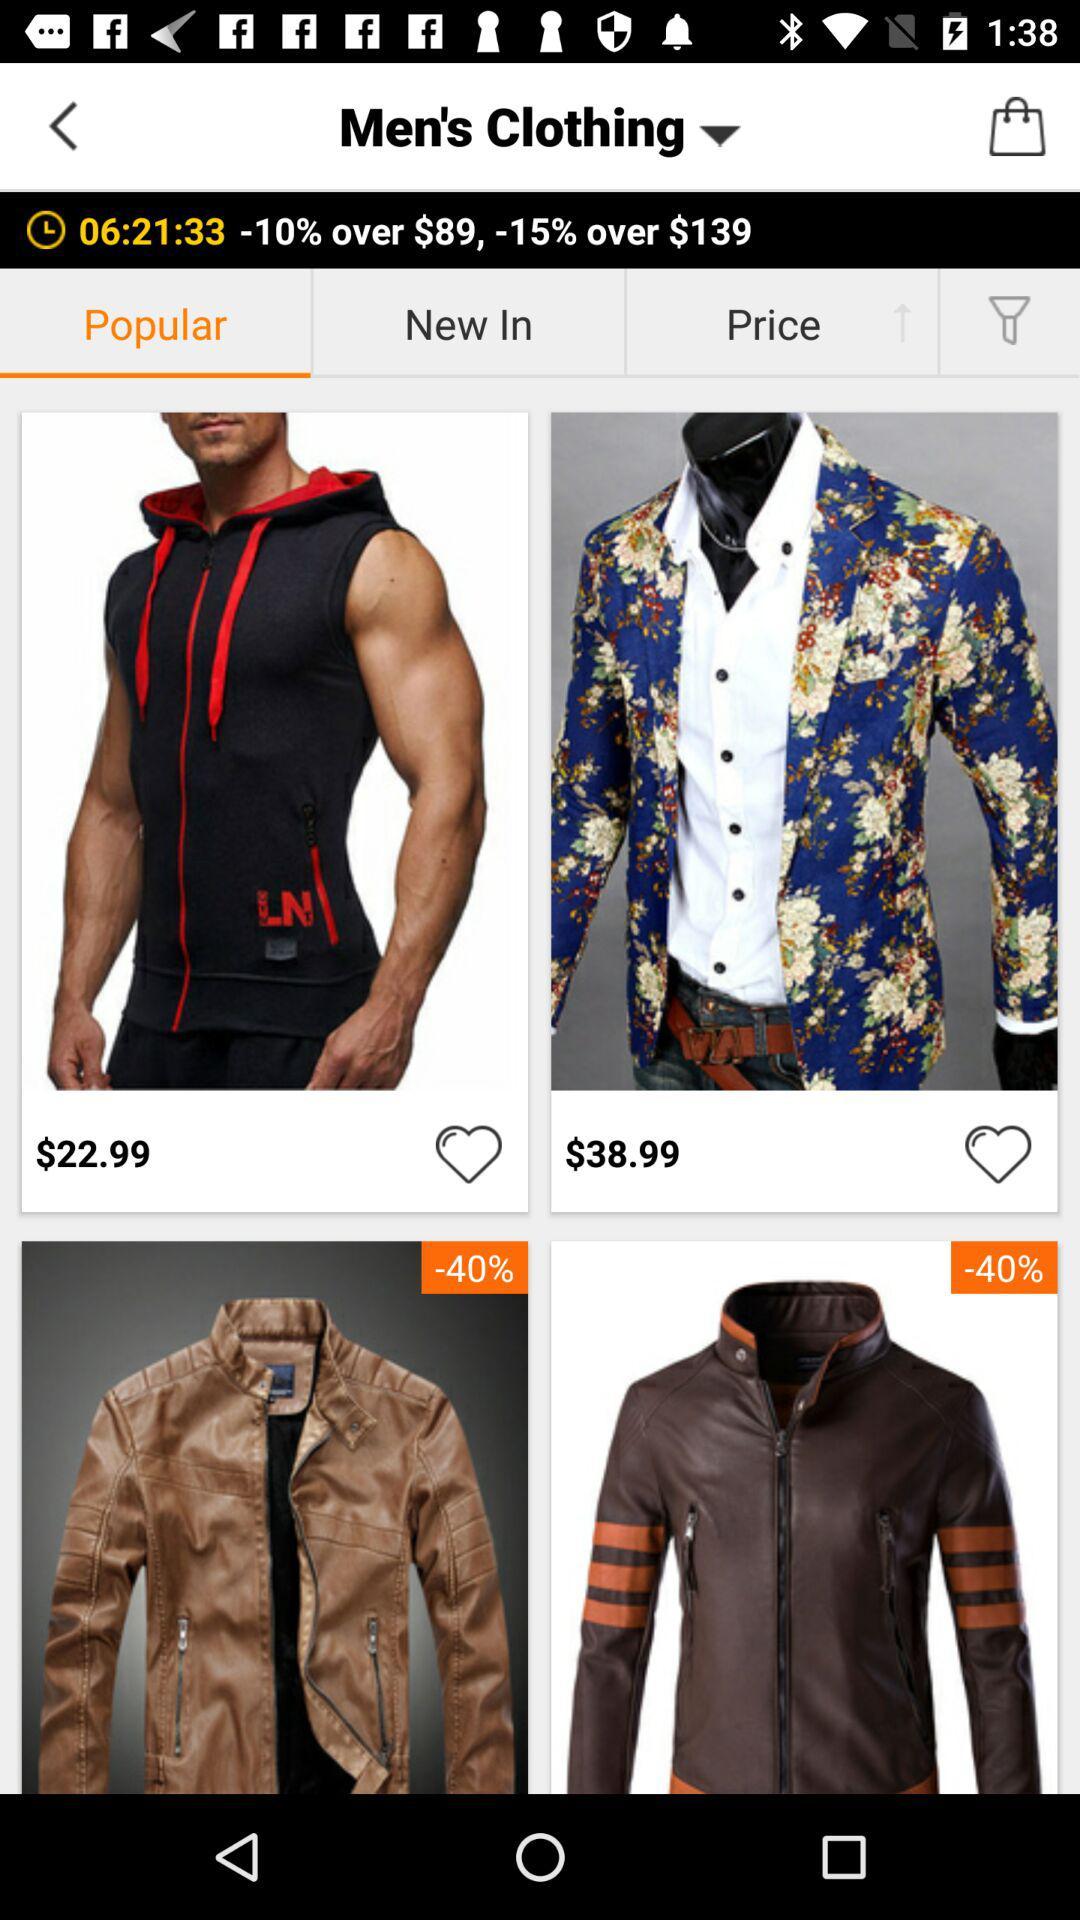 Image resolution: width=1080 pixels, height=1920 pixels. I want to click on to wishlist, so click(998, 1152).